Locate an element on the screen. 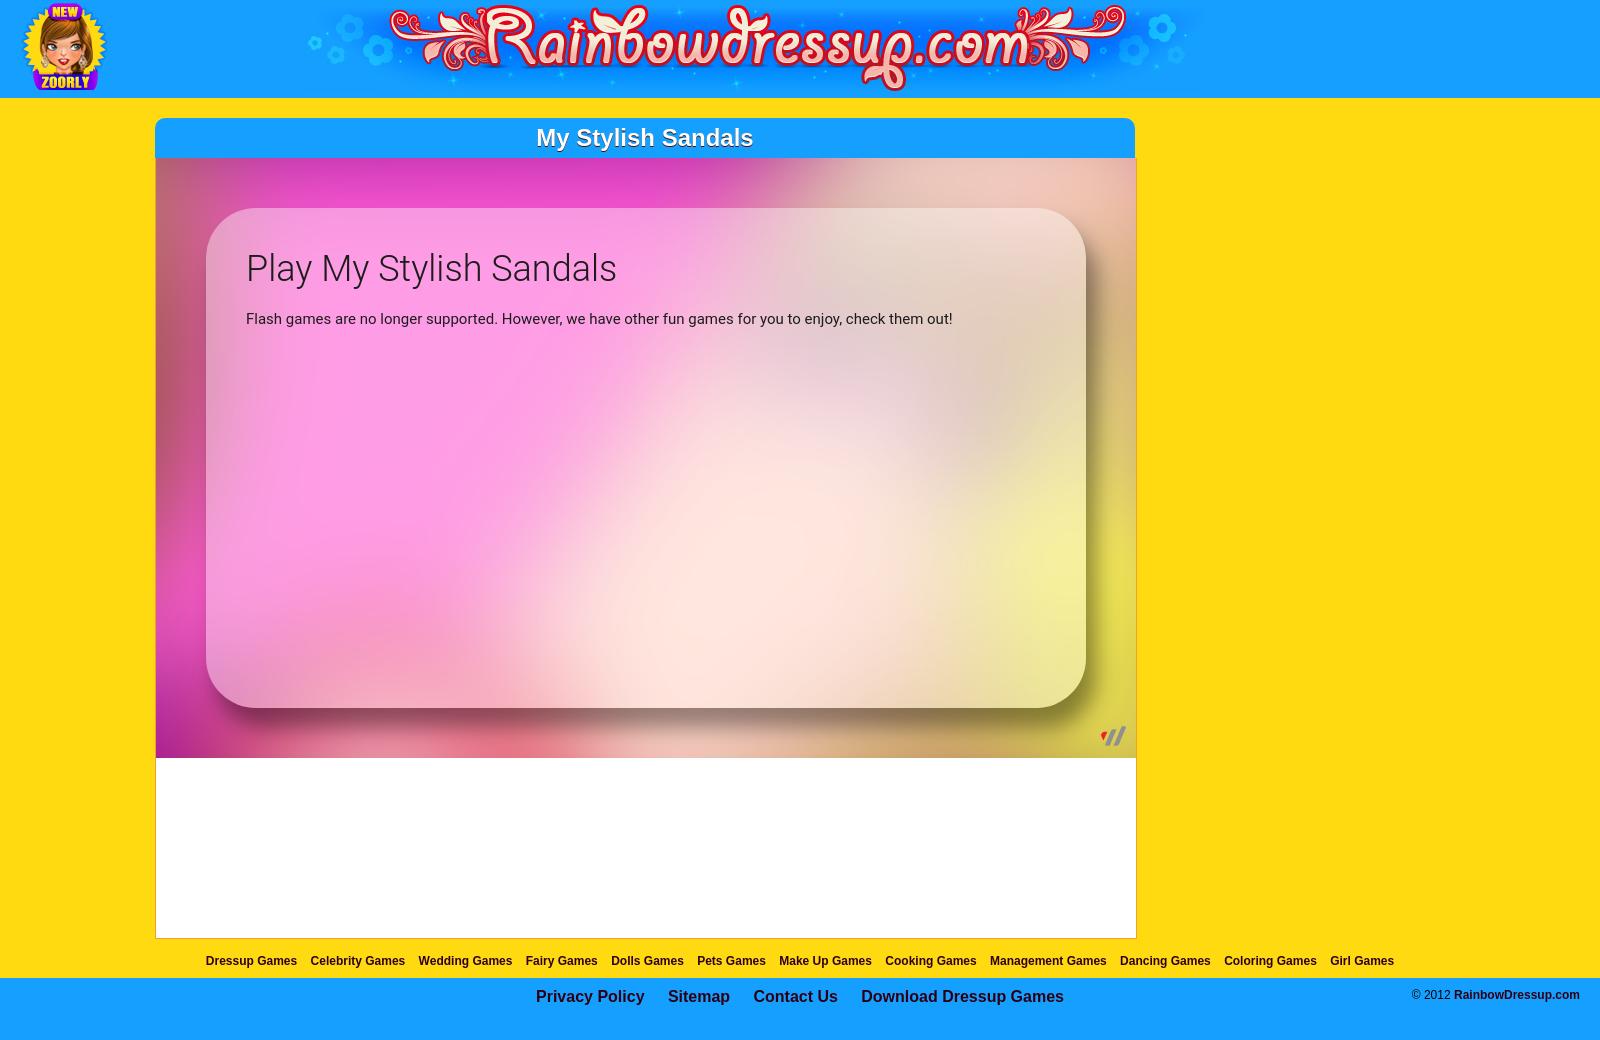 Image resolution: width=1600 pixels, height=1040 pixels. 'Dancing Games' is located at coordinates (1164, 960).